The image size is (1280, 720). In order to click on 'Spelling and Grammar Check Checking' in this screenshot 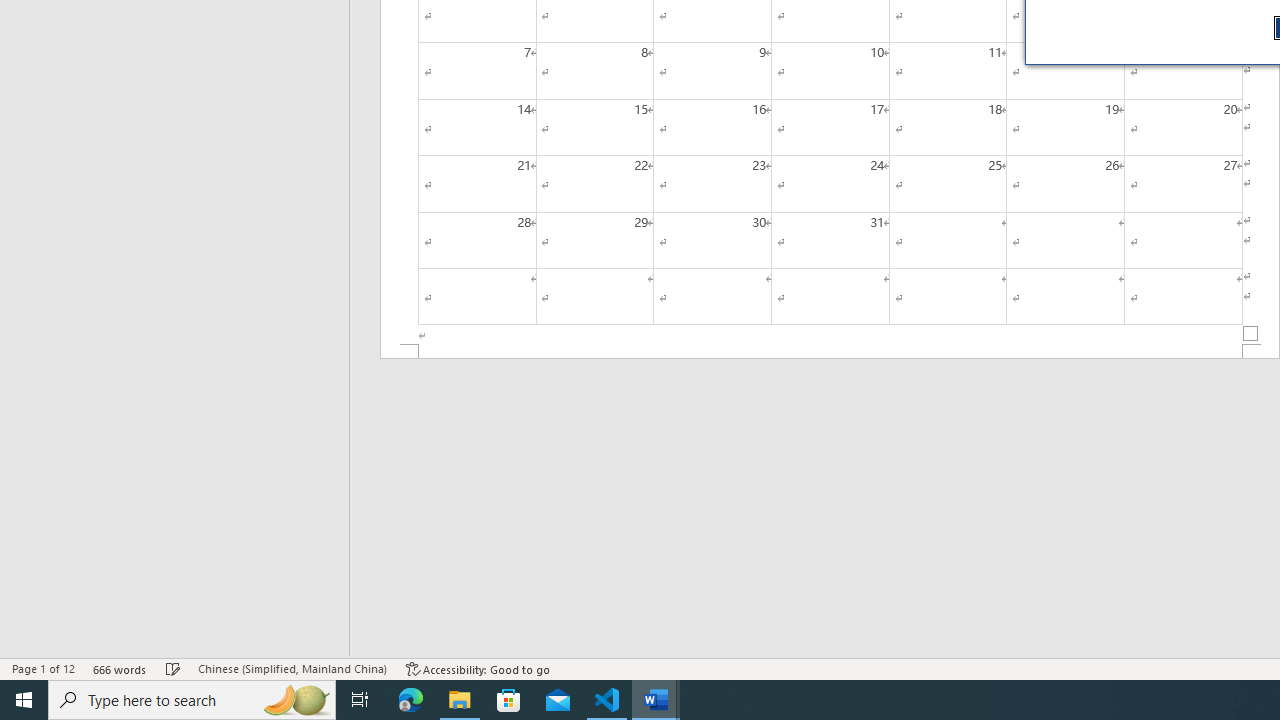, I will do `click(173, 669)`.